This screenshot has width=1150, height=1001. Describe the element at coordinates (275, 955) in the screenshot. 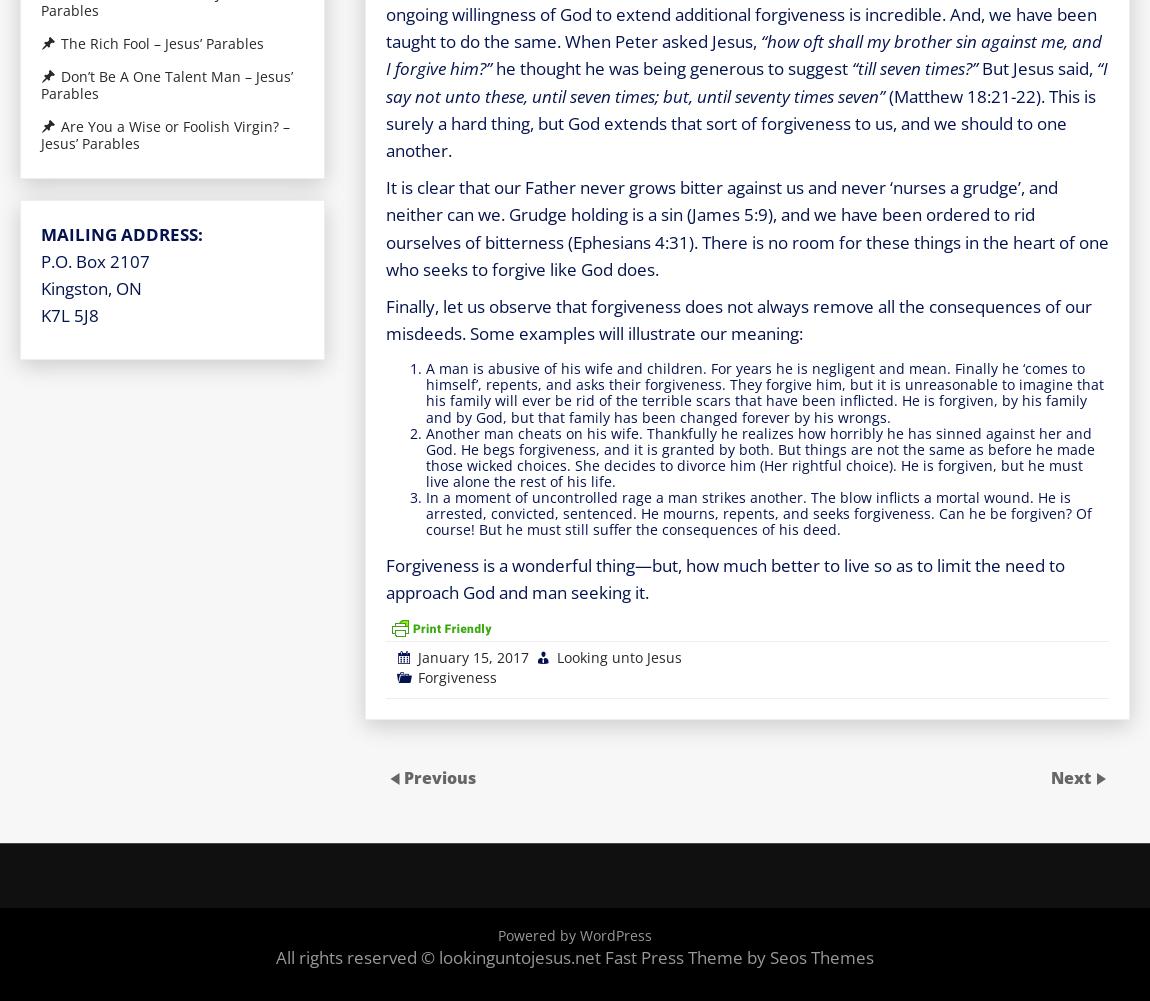

I see `'All rights reserved  © lookinguntojesus.net'` at that location.